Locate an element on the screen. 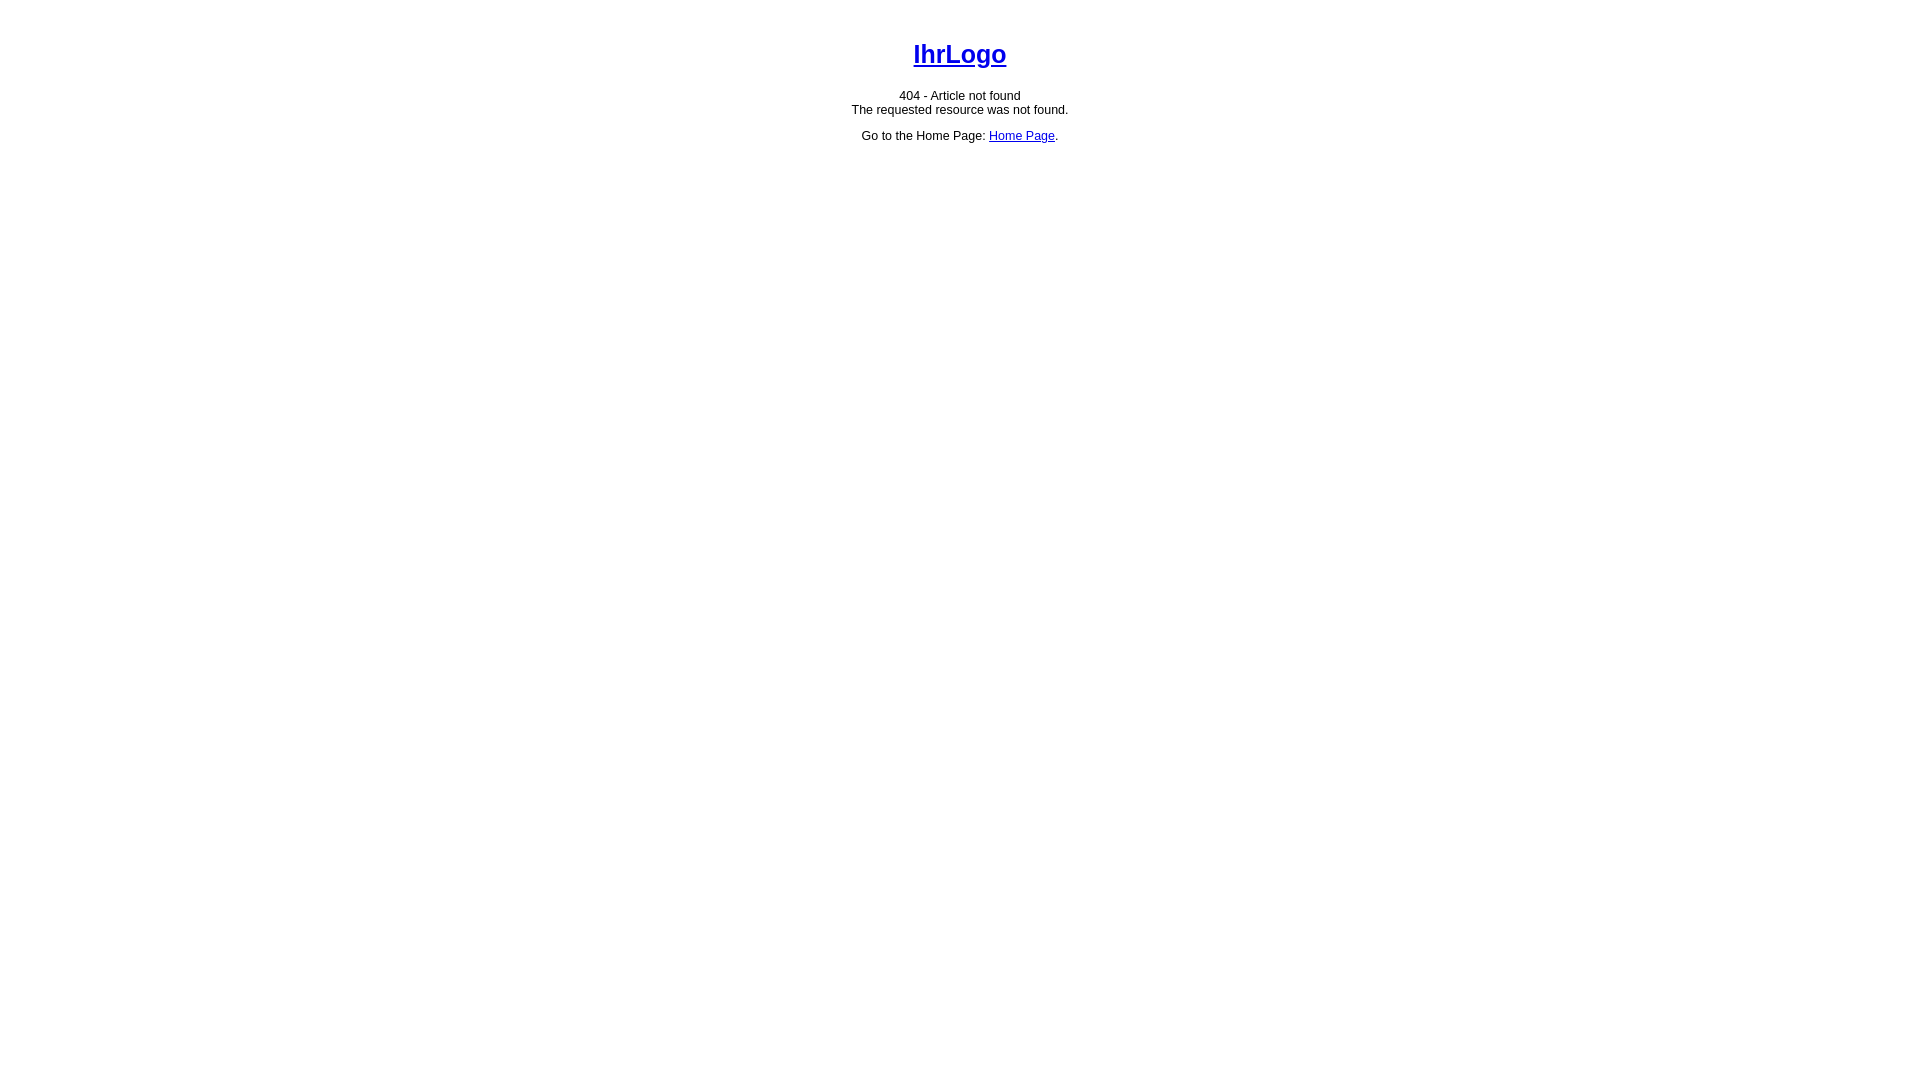 This screenshot has width=1920, height=1080. 'IhrLogo' is located at coordinates (960, 53).